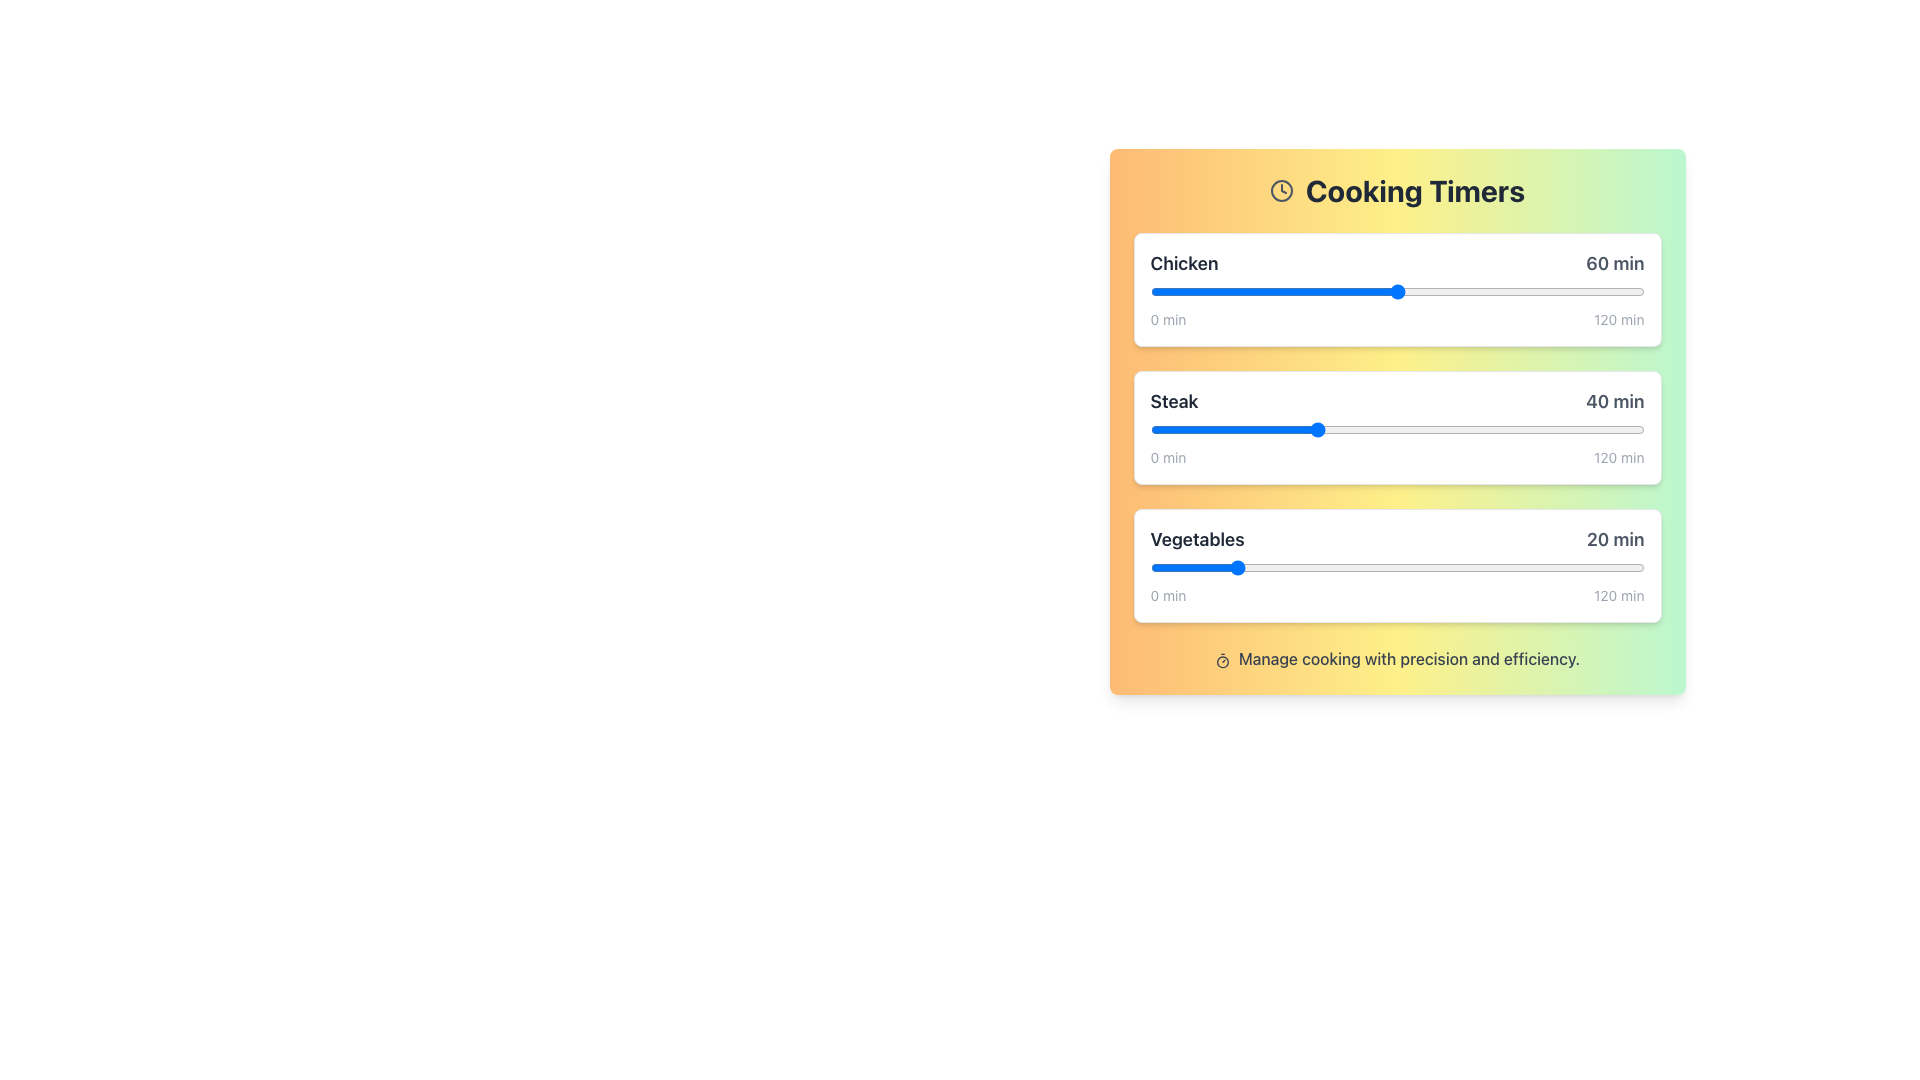 The height and width of the screenshot is (1080, 1920). I want to click on the static text label displaying '0 min', which is styled in small gray font and positioned to the left of the progress bar for the 'Chicken' cooking timer, so click(1168, 319).